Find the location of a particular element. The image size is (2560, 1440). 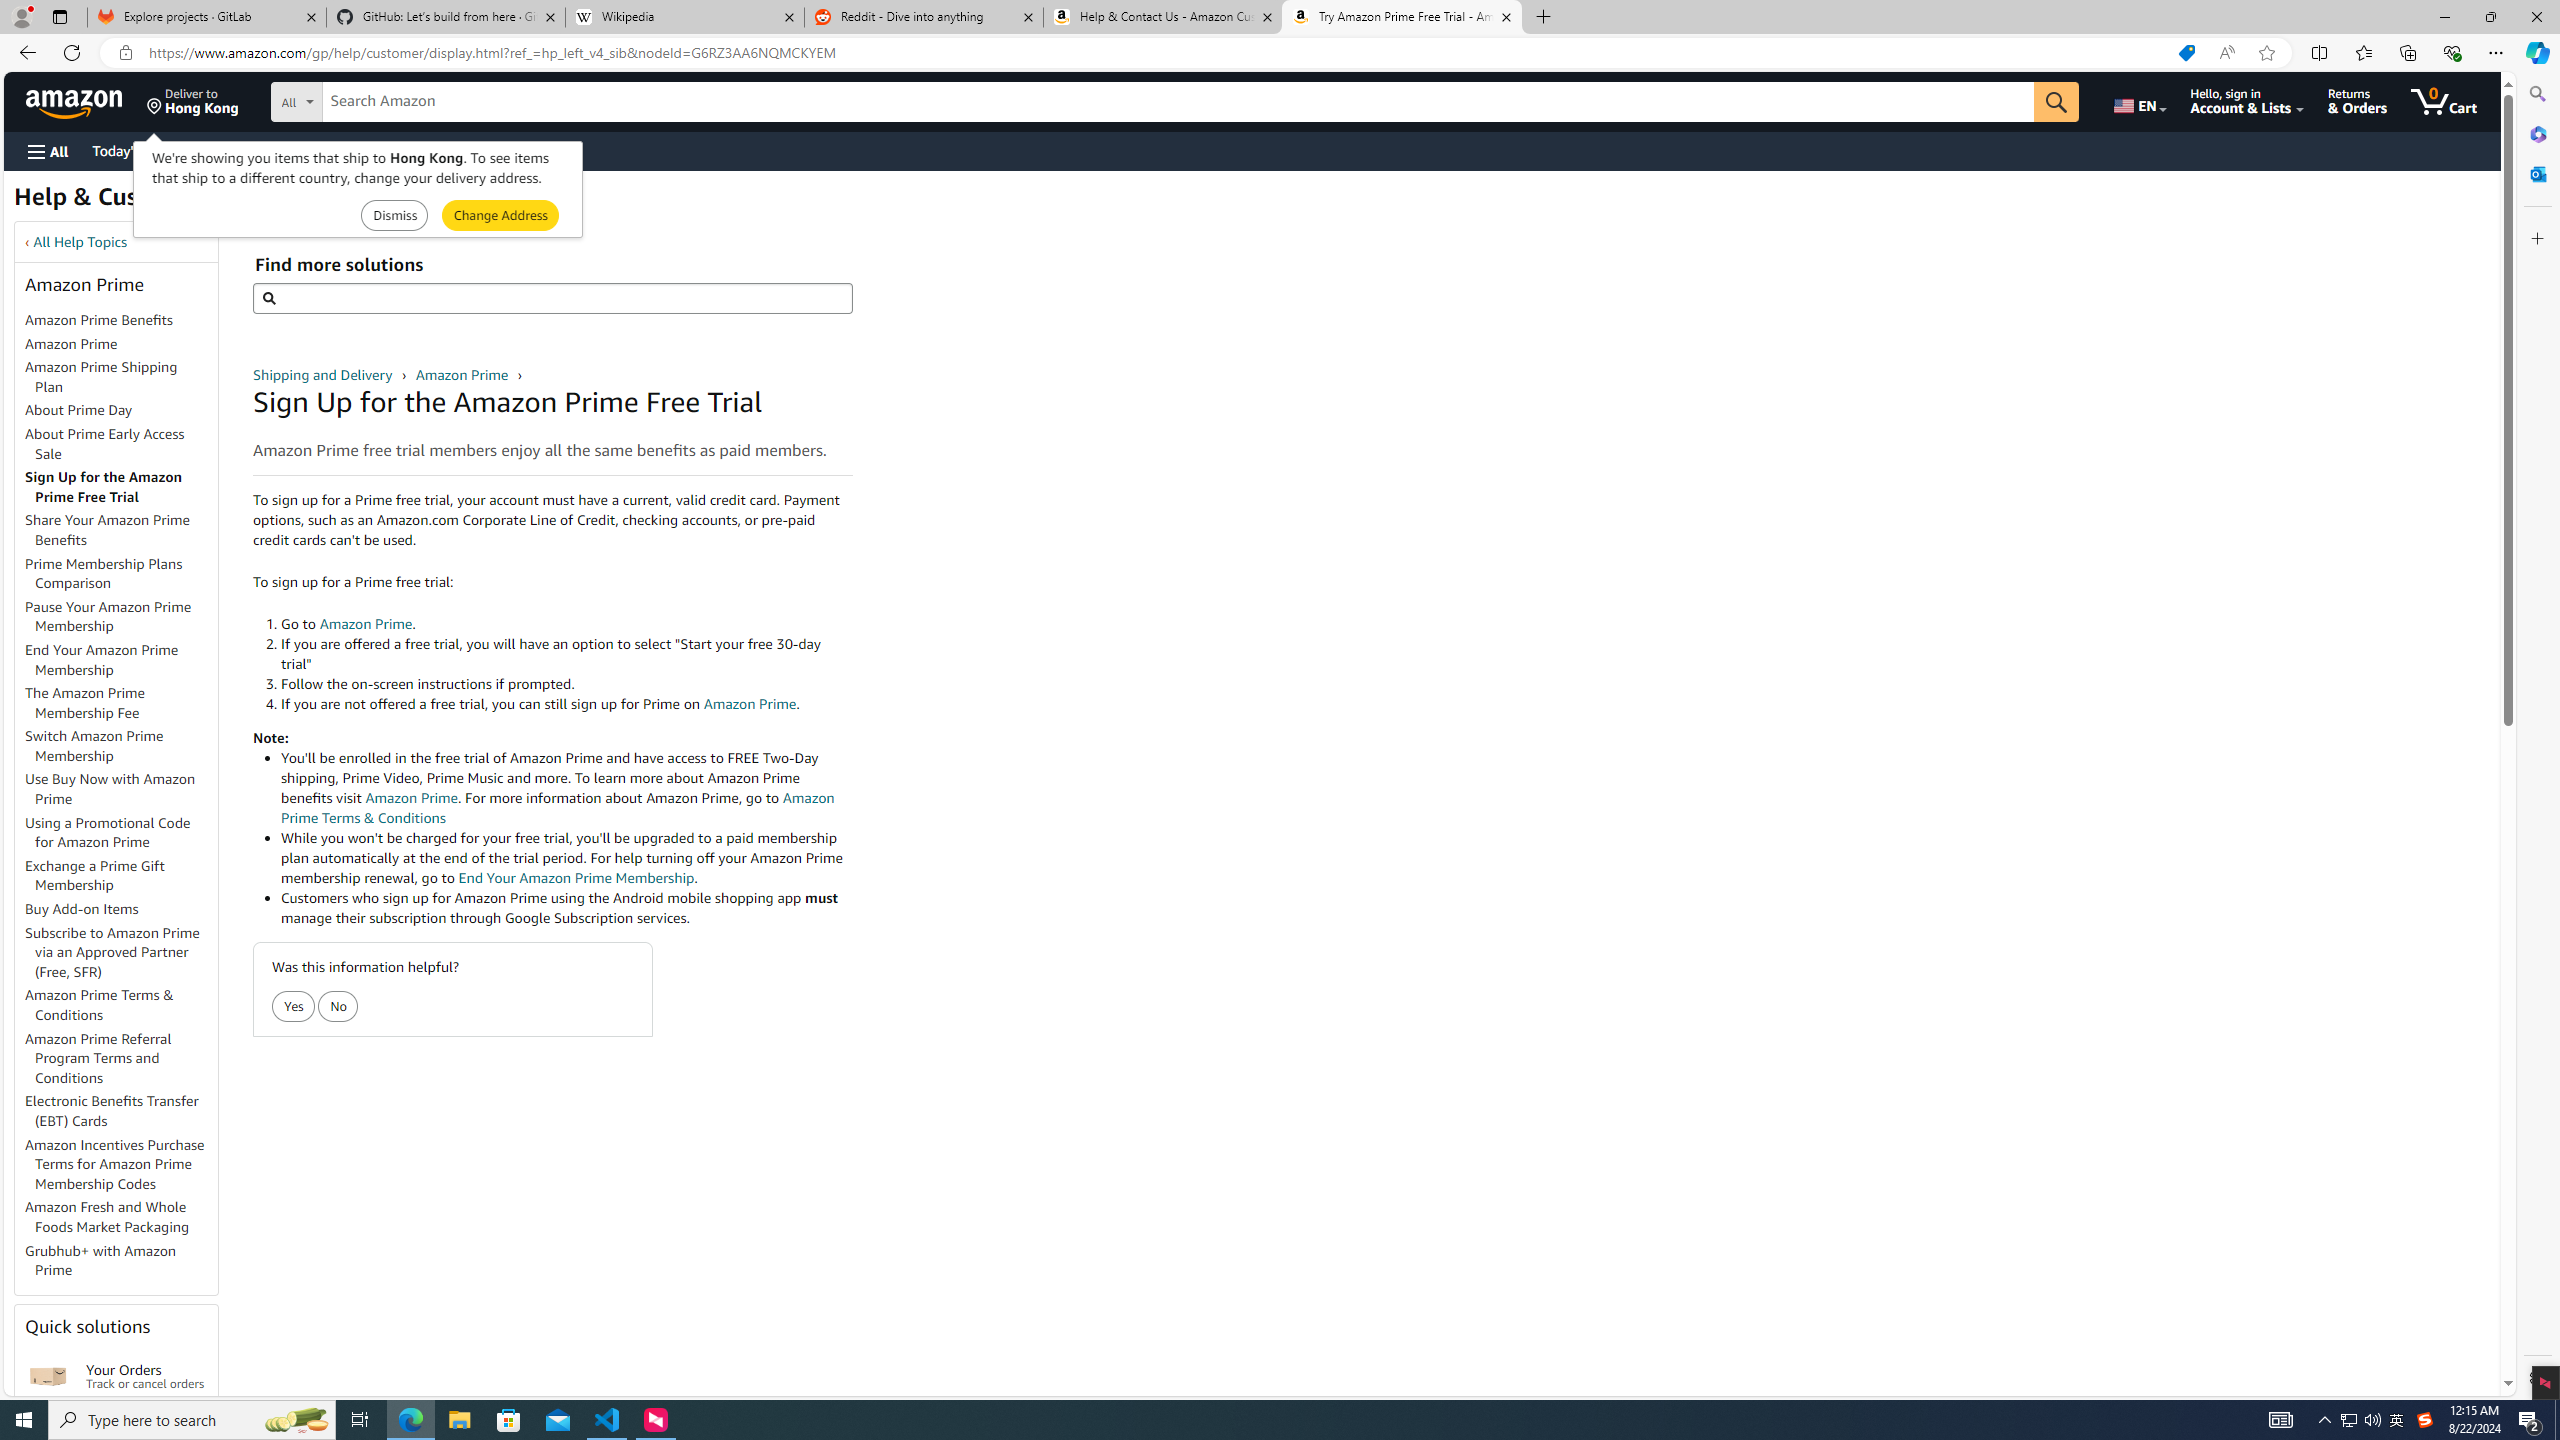

'Share Your Amazon Prime Benefits' is located at coordinates (107, 528).